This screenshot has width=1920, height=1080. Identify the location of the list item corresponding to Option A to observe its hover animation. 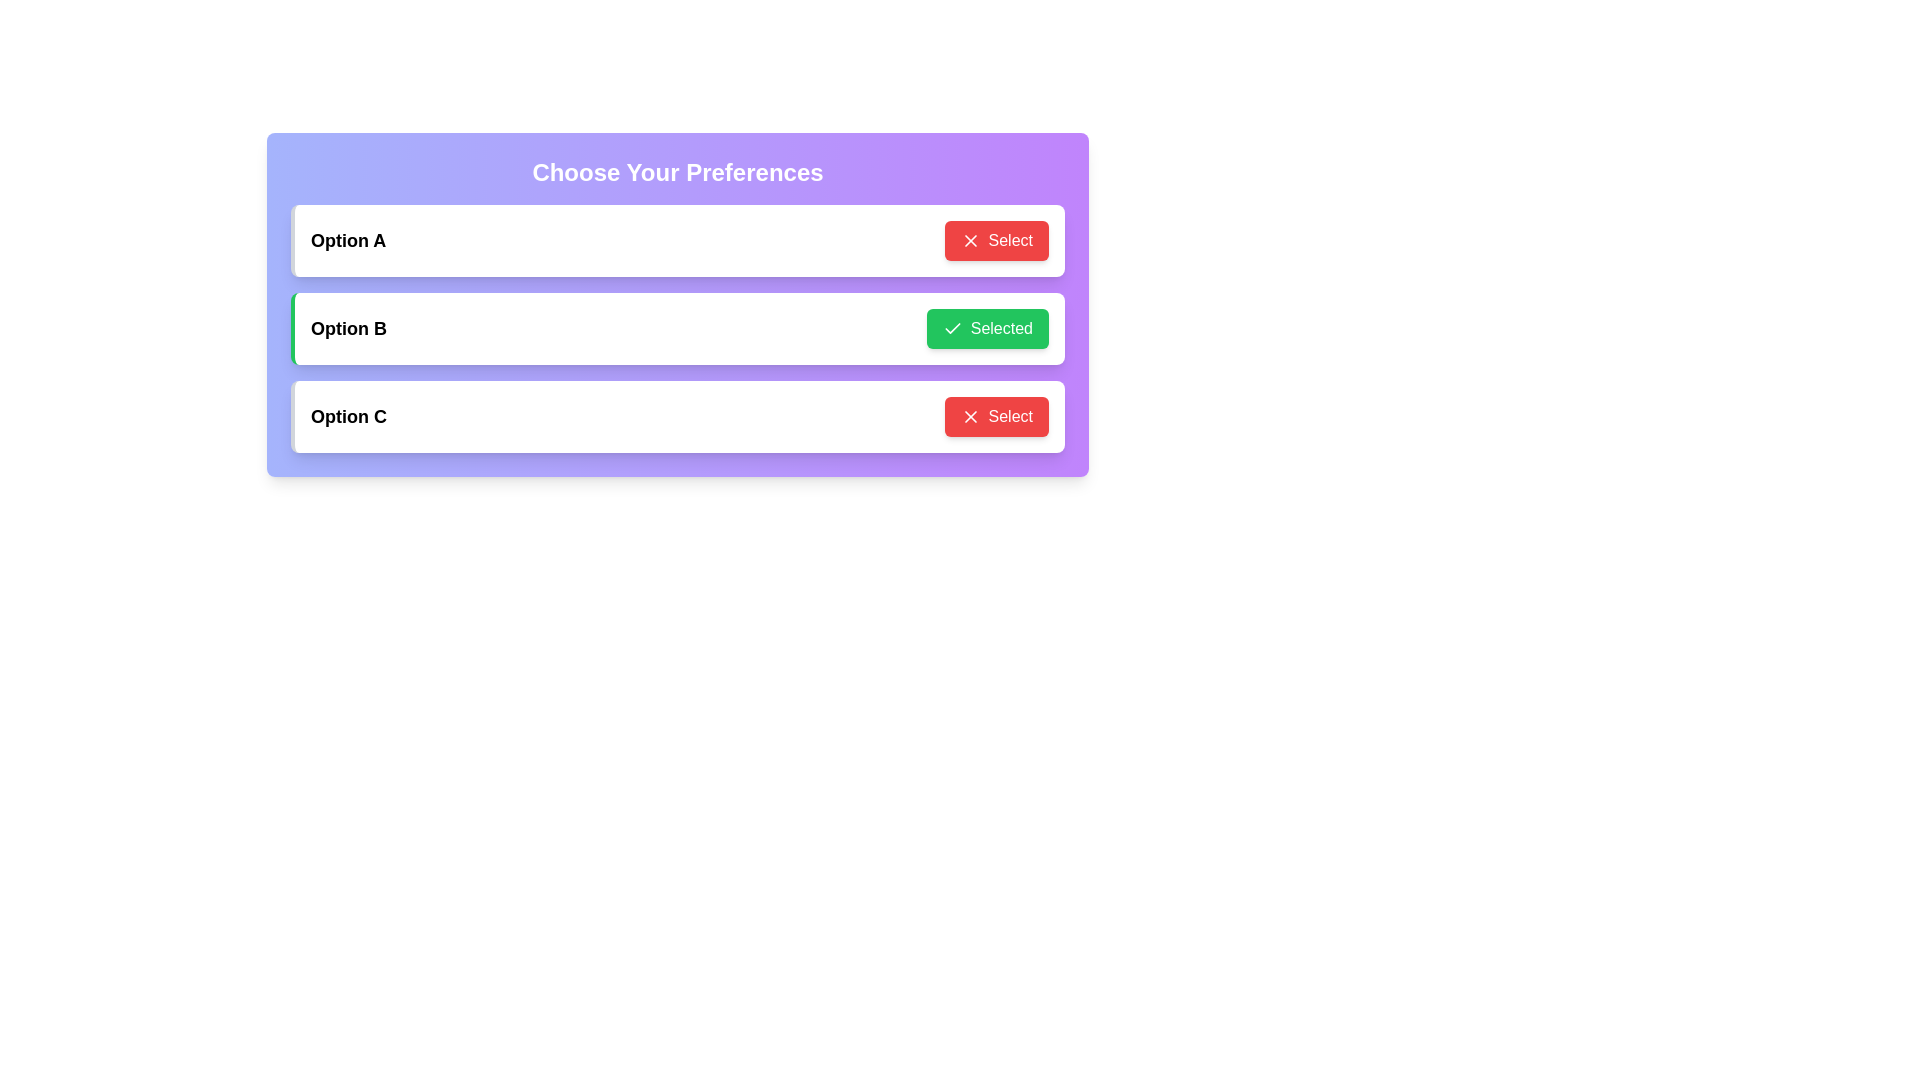
(677, 239).